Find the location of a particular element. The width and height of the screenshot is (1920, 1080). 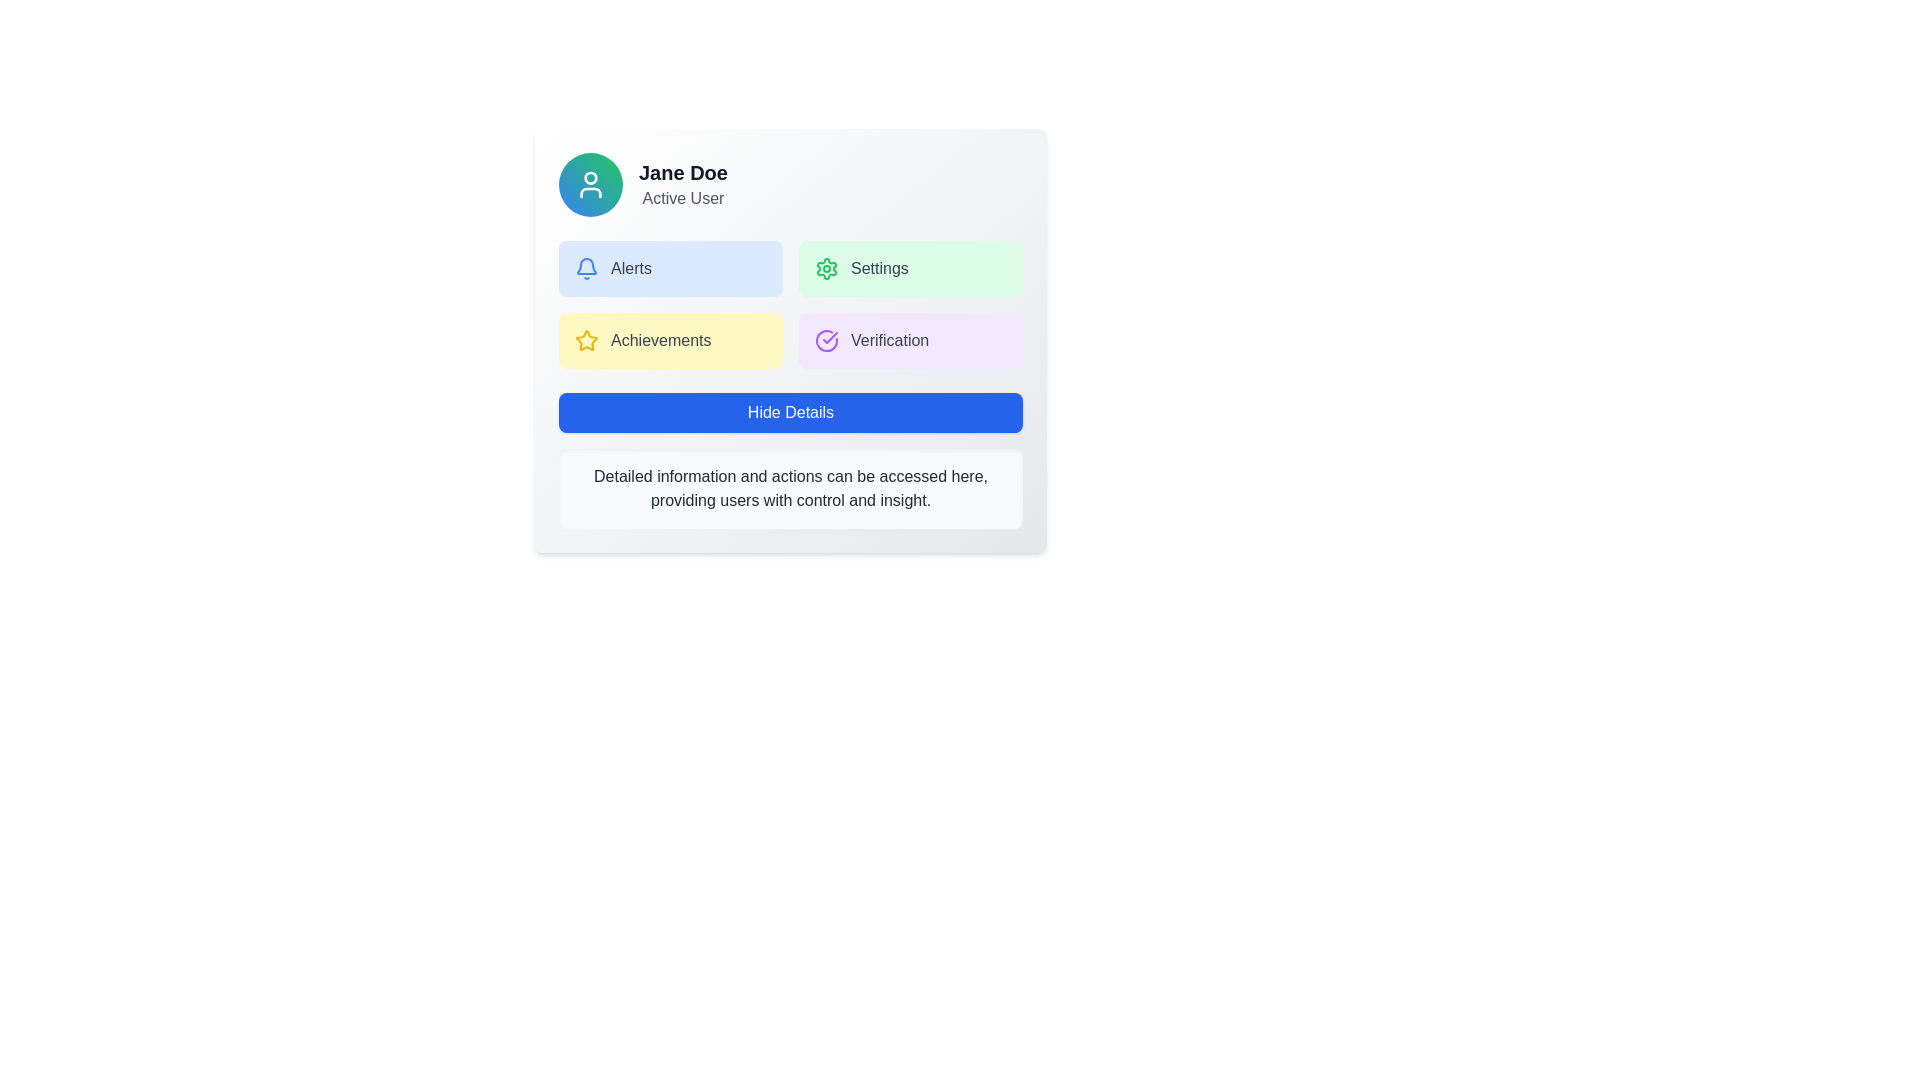

the bell-shaped icon with a blue outline, which symbolizes an alert or notification, located inside the 'Alerts' button in the top-left corner of the four-button grid is located at coordinates (585, 268).